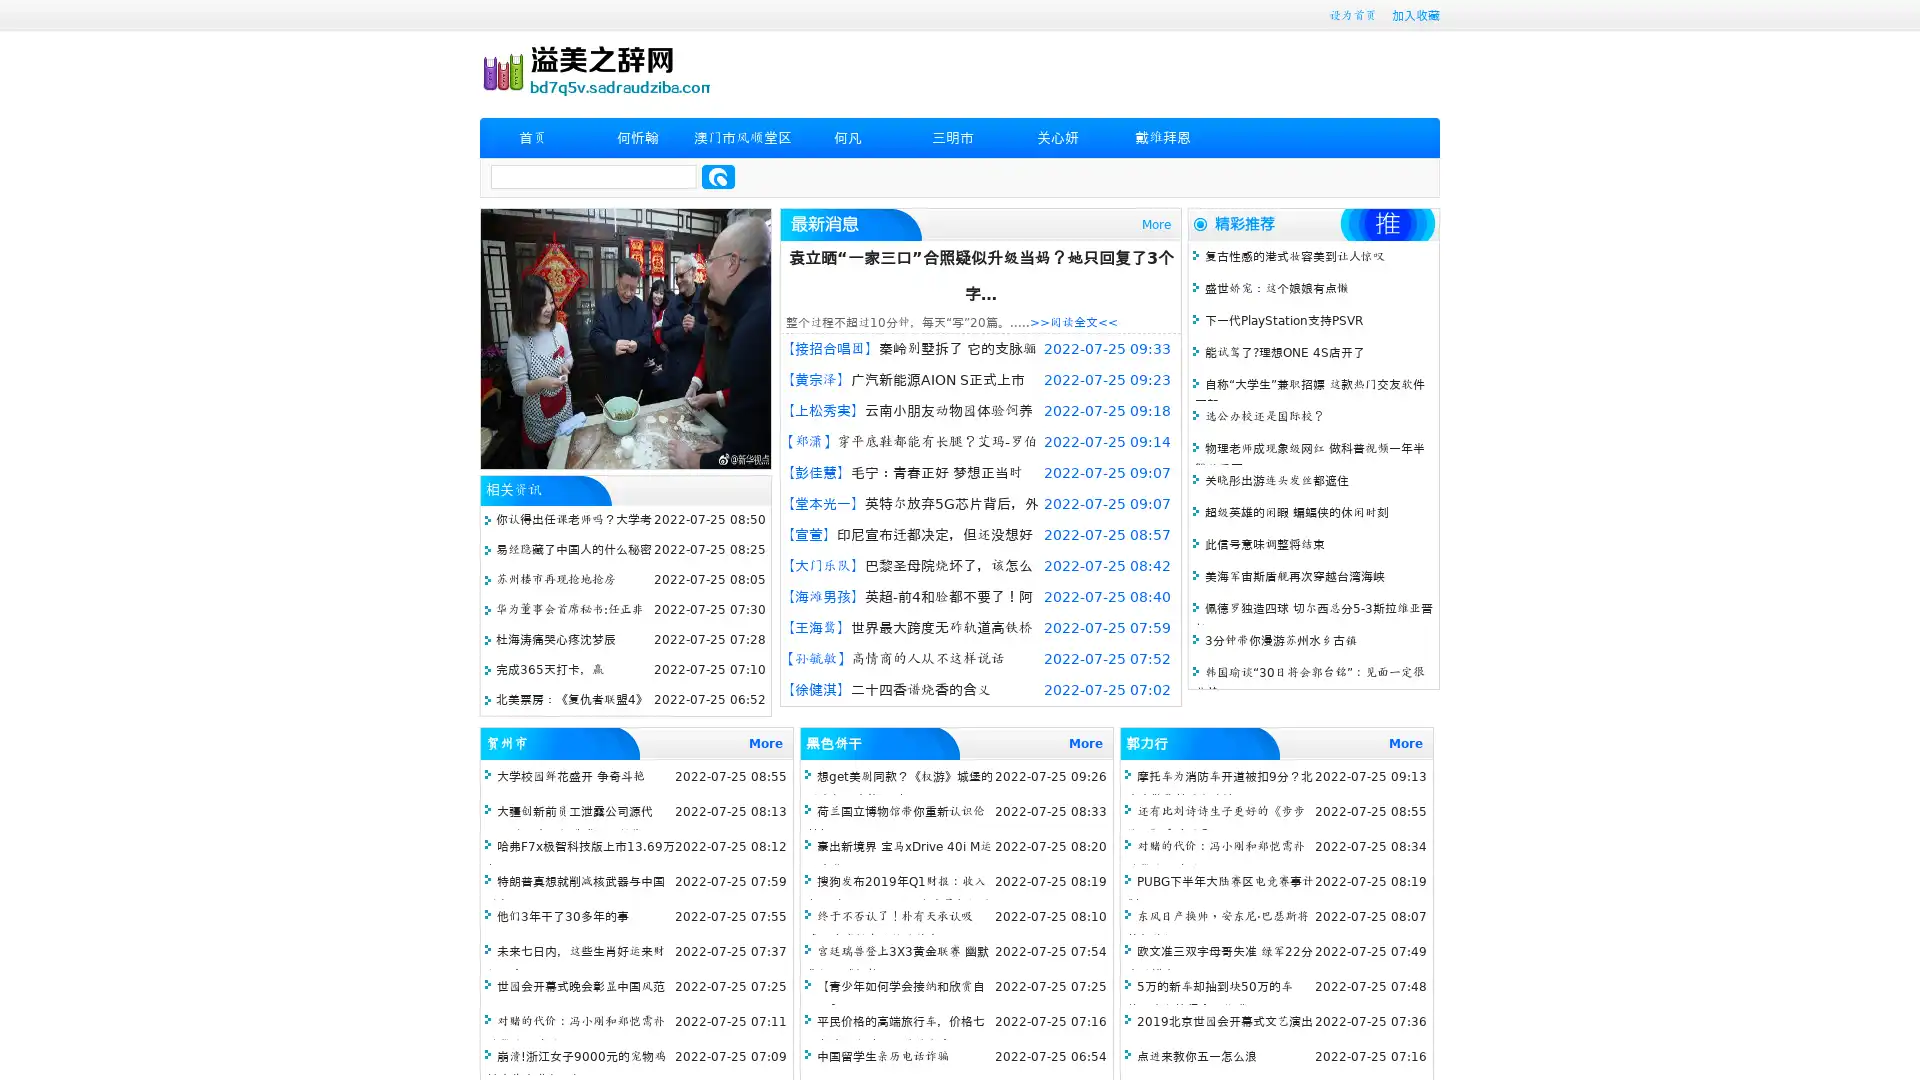 The height and width of the screenshot is (1080, 1920). Describe the element at coordinates (718, 176) in the screenshot. I see `Search` at that location.